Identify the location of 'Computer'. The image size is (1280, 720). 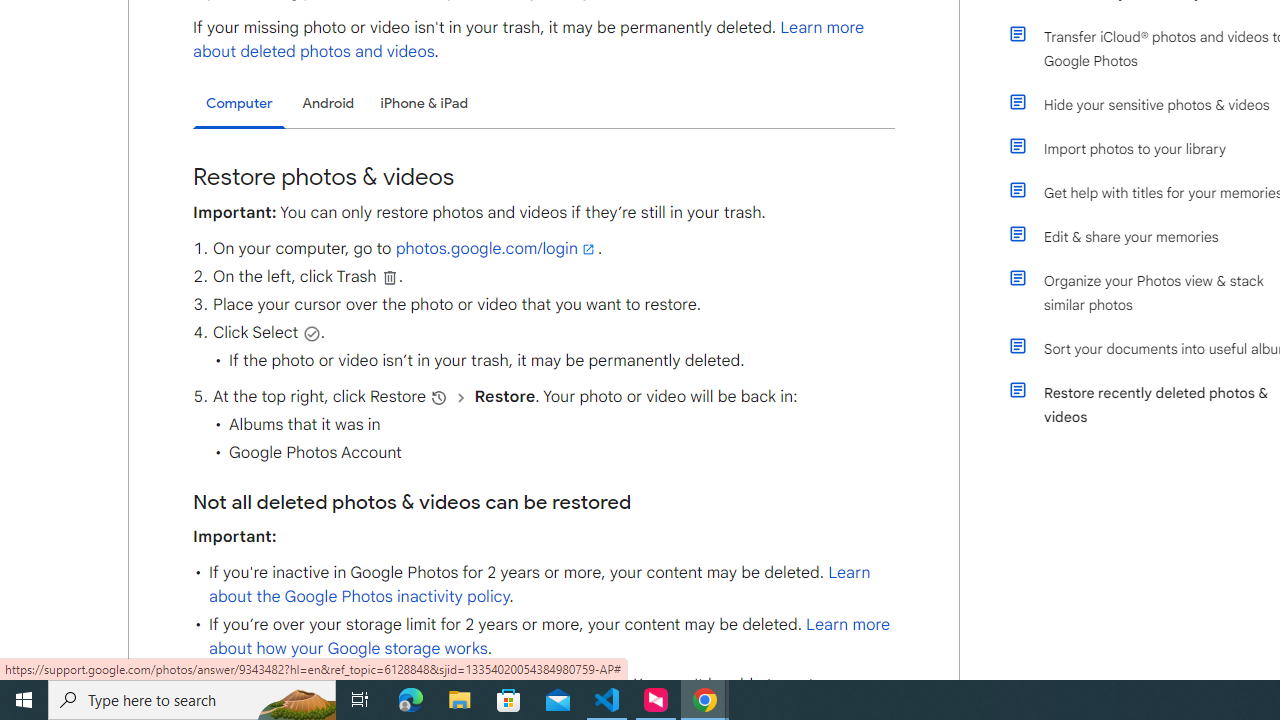
(239, 104).